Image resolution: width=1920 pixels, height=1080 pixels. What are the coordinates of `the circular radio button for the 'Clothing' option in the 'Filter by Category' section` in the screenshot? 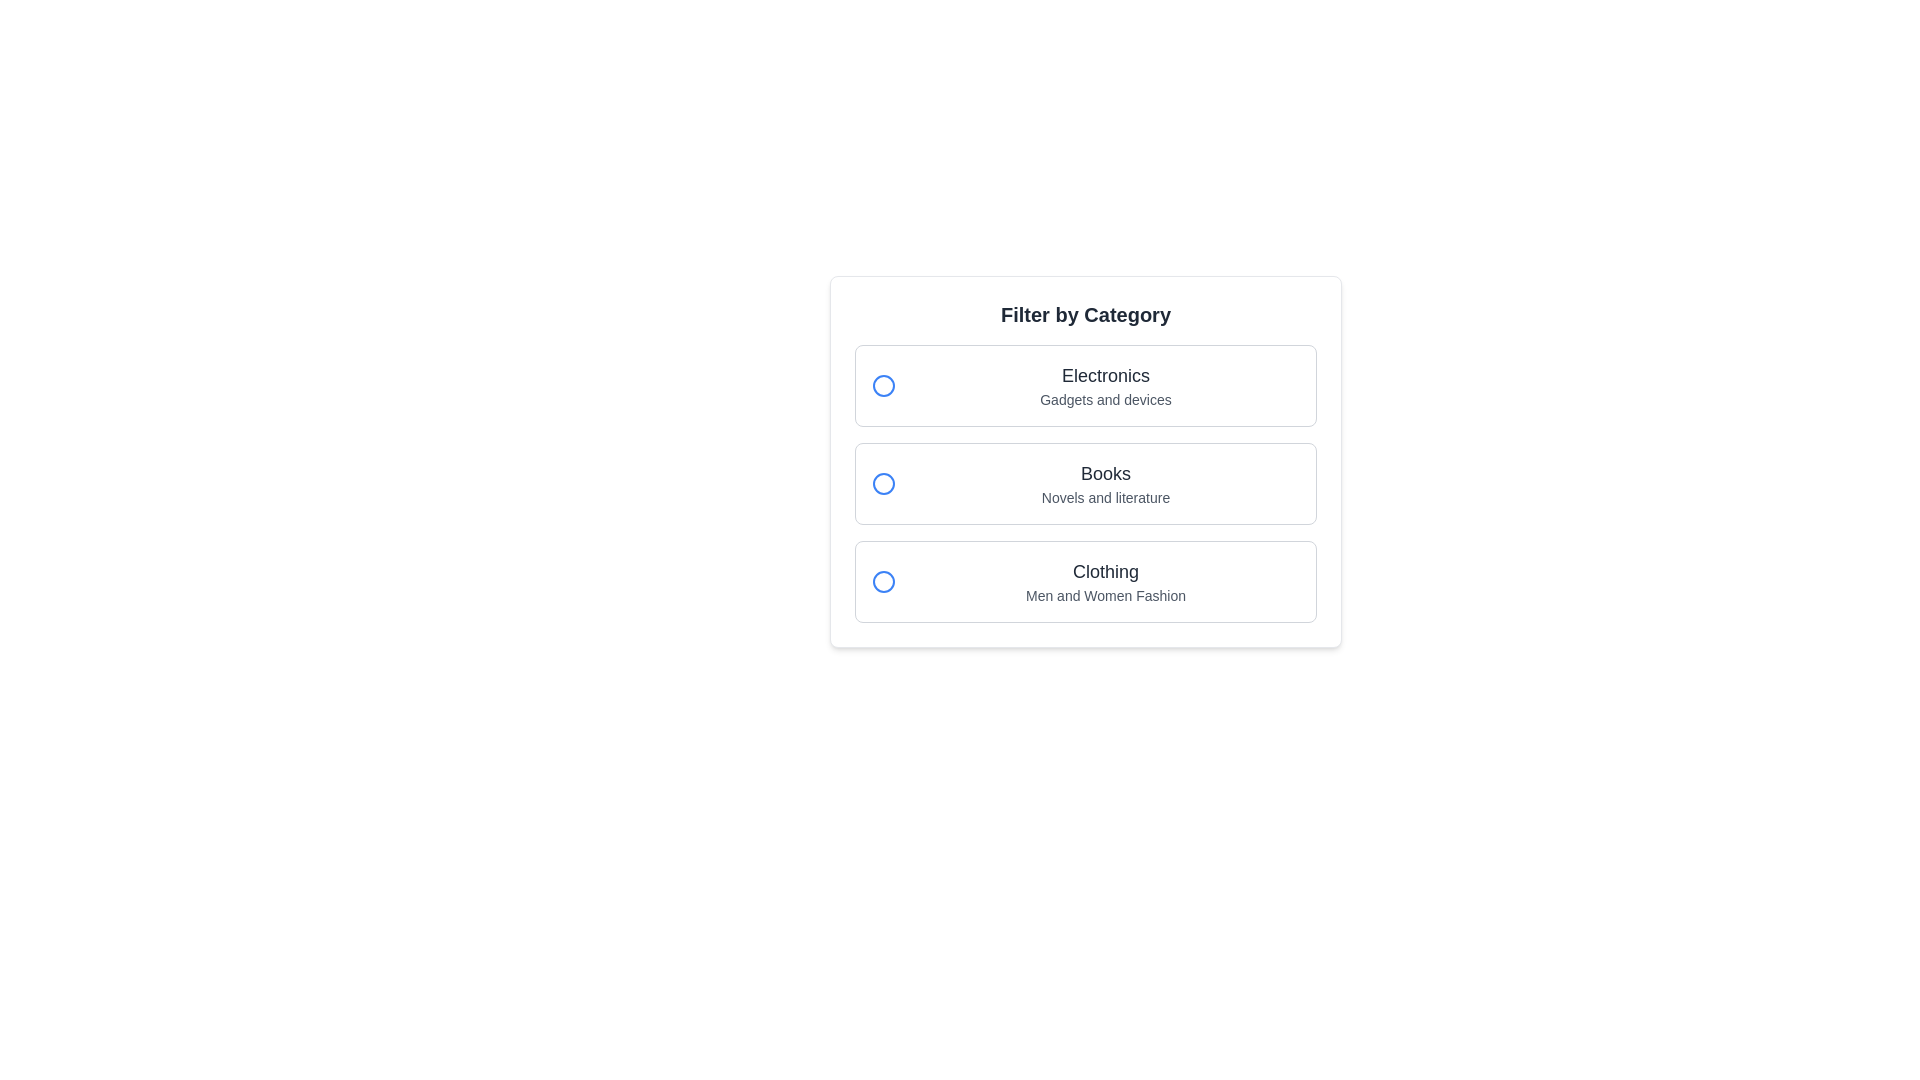 It's located at (882, 582).